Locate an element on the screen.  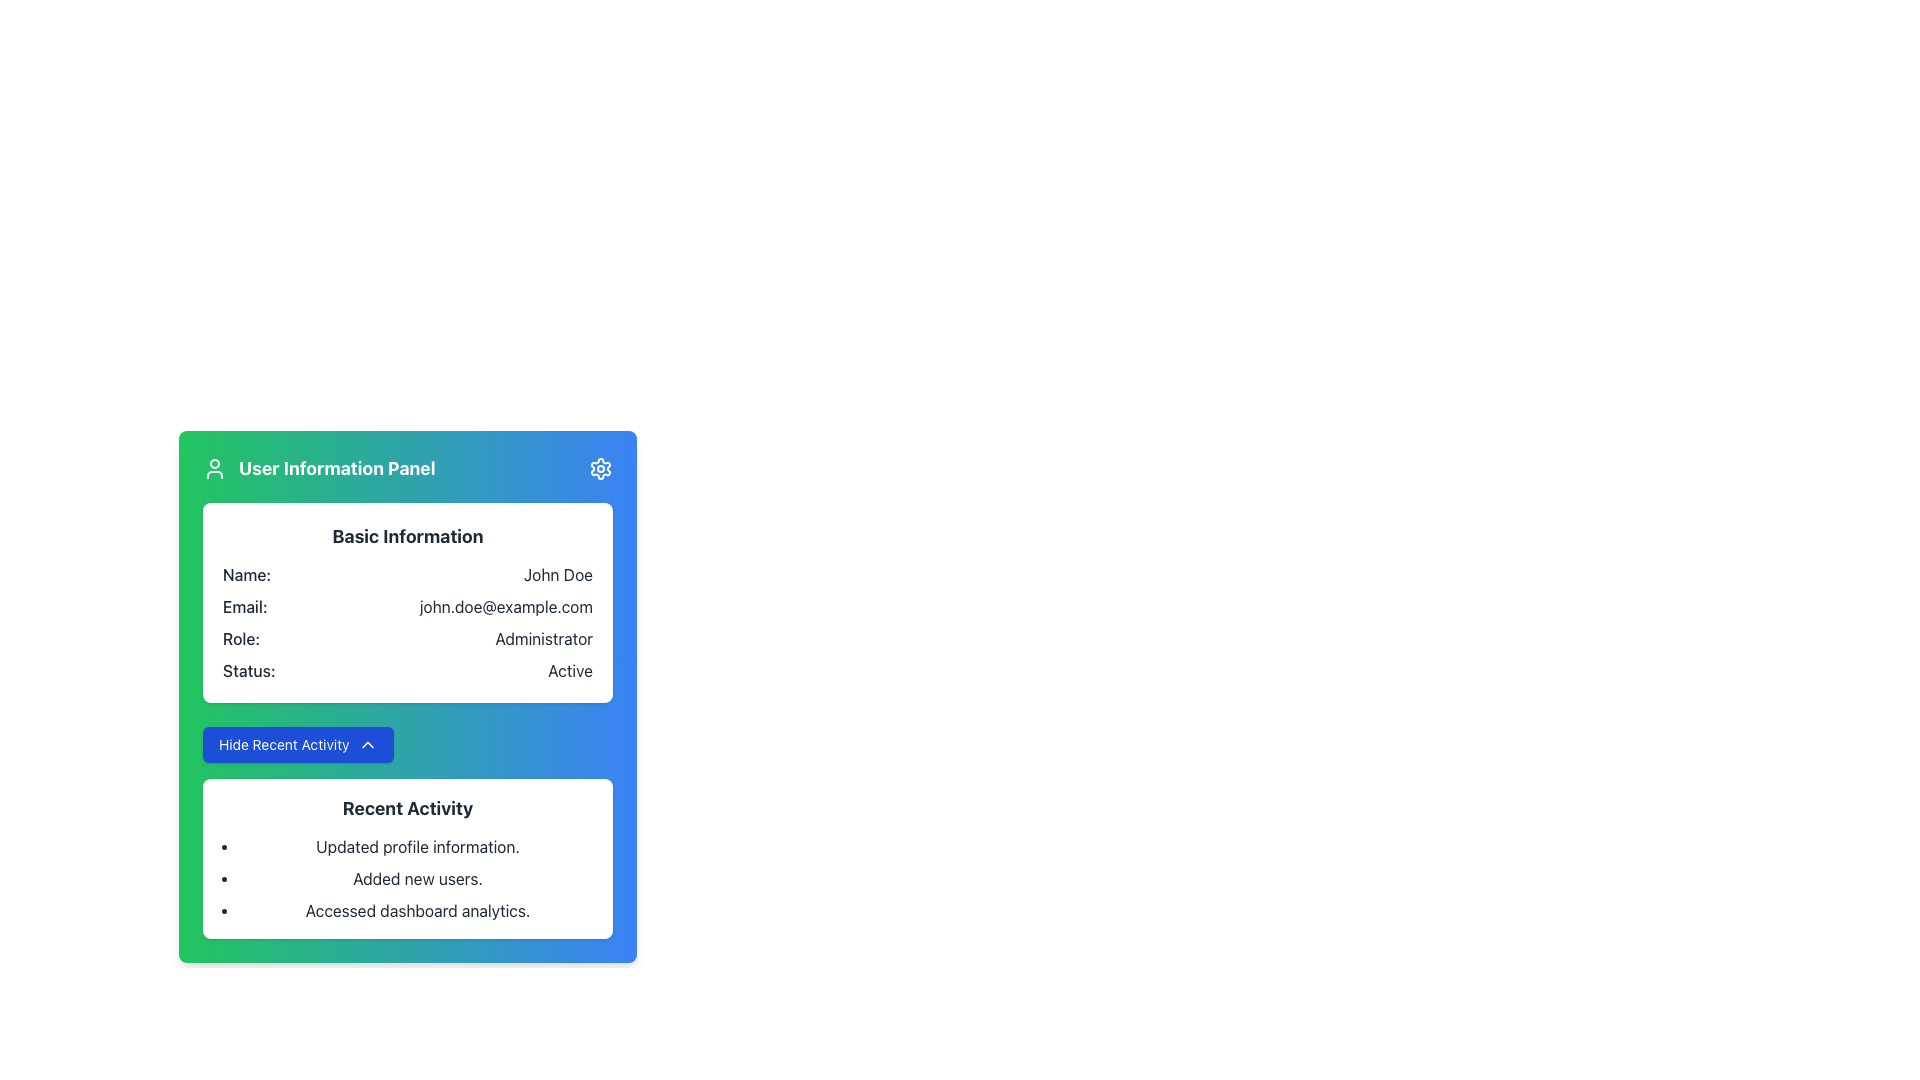
the Information Panel that displays a summary of recent activities, located below the 'Hide Recent Activity' button is located at coordinates (407, 858).